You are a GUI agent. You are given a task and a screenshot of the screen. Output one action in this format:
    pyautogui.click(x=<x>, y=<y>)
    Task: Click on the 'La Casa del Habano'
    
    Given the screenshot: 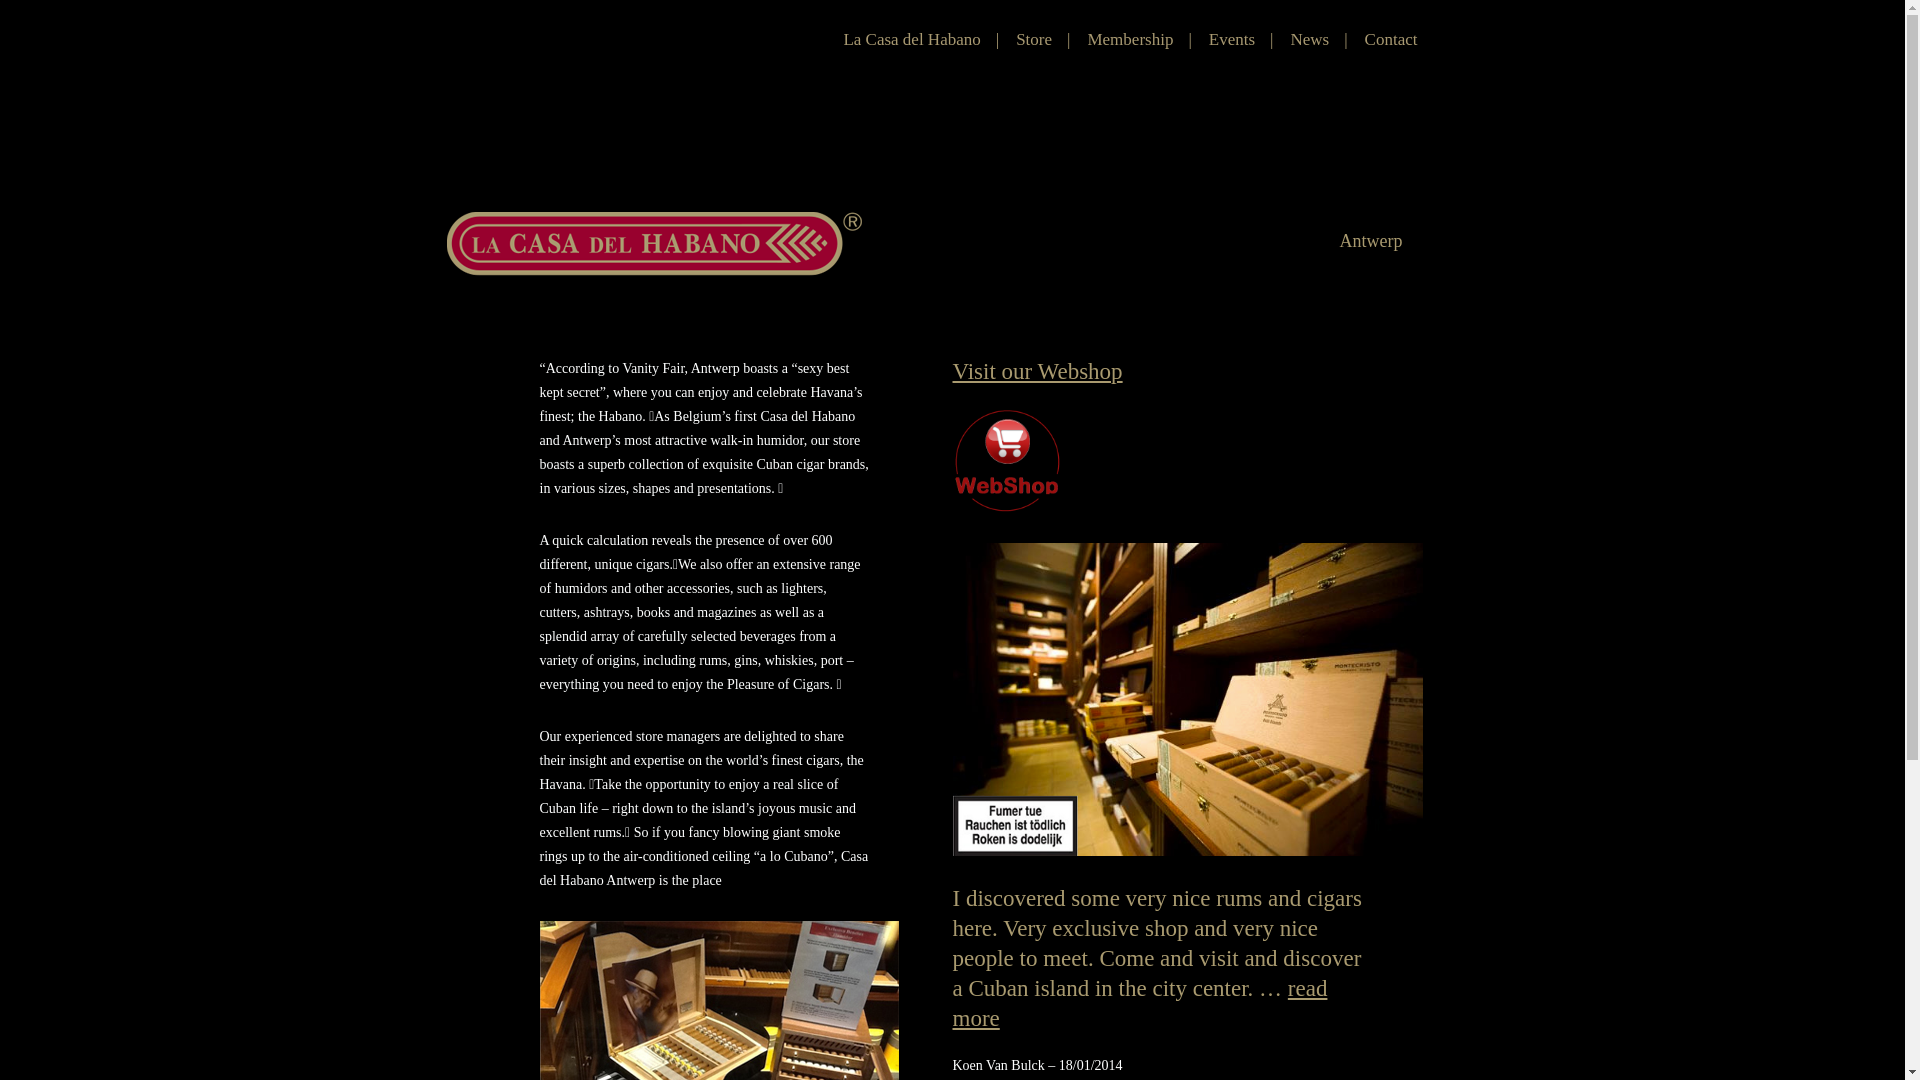 What is the action you would take?
    pyautogui.click(x=910, y=39)
    